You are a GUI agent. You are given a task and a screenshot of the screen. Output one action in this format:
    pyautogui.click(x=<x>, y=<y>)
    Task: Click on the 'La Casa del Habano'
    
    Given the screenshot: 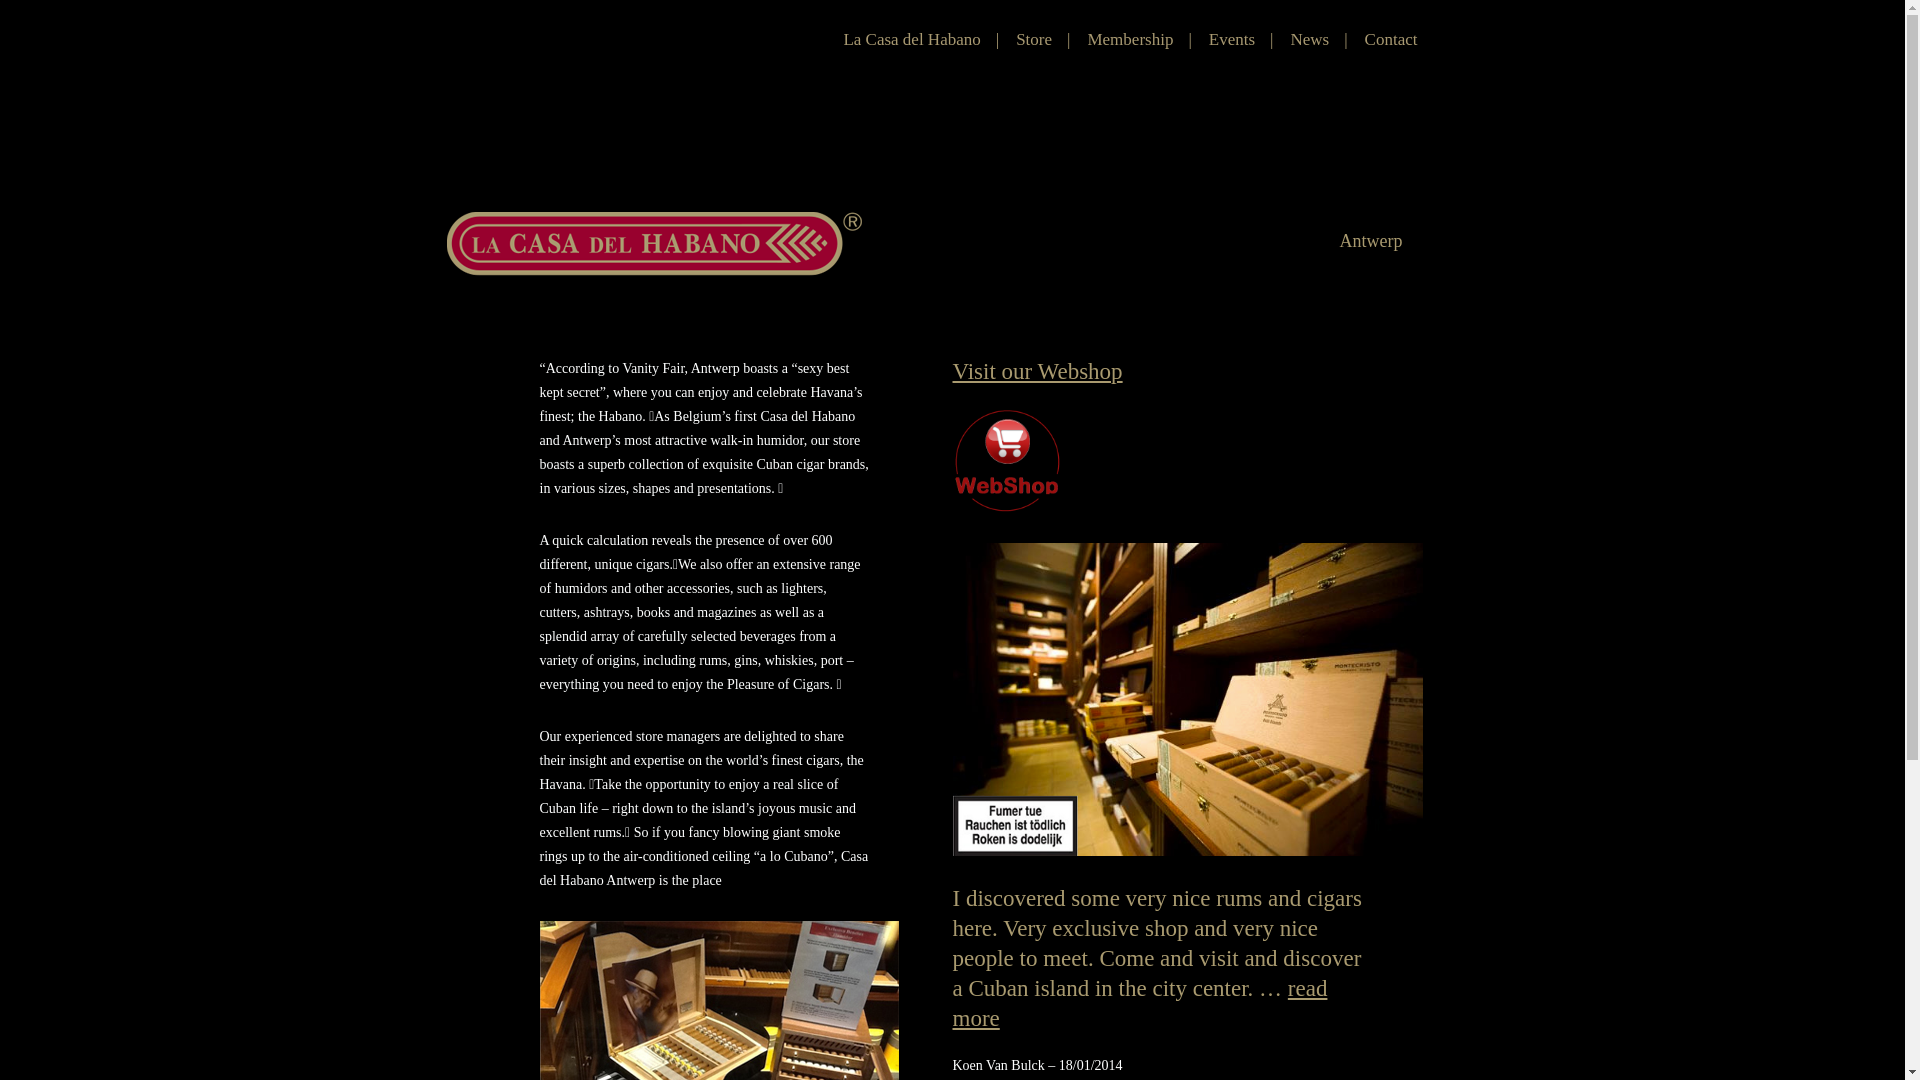 What is the action you would take?
    pyautogui.click(x=910, y=39)
    